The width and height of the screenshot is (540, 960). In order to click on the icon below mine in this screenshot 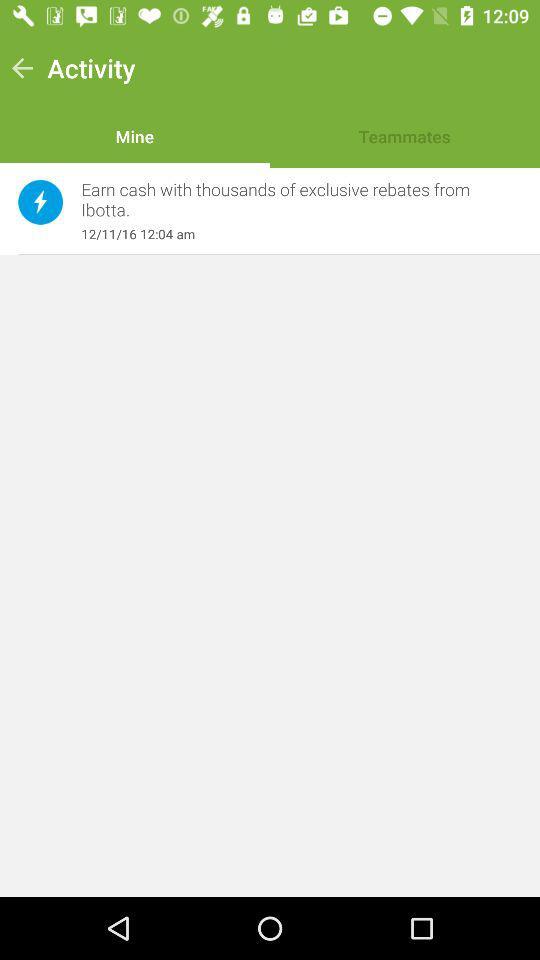, I will do `click(290, 200)`.